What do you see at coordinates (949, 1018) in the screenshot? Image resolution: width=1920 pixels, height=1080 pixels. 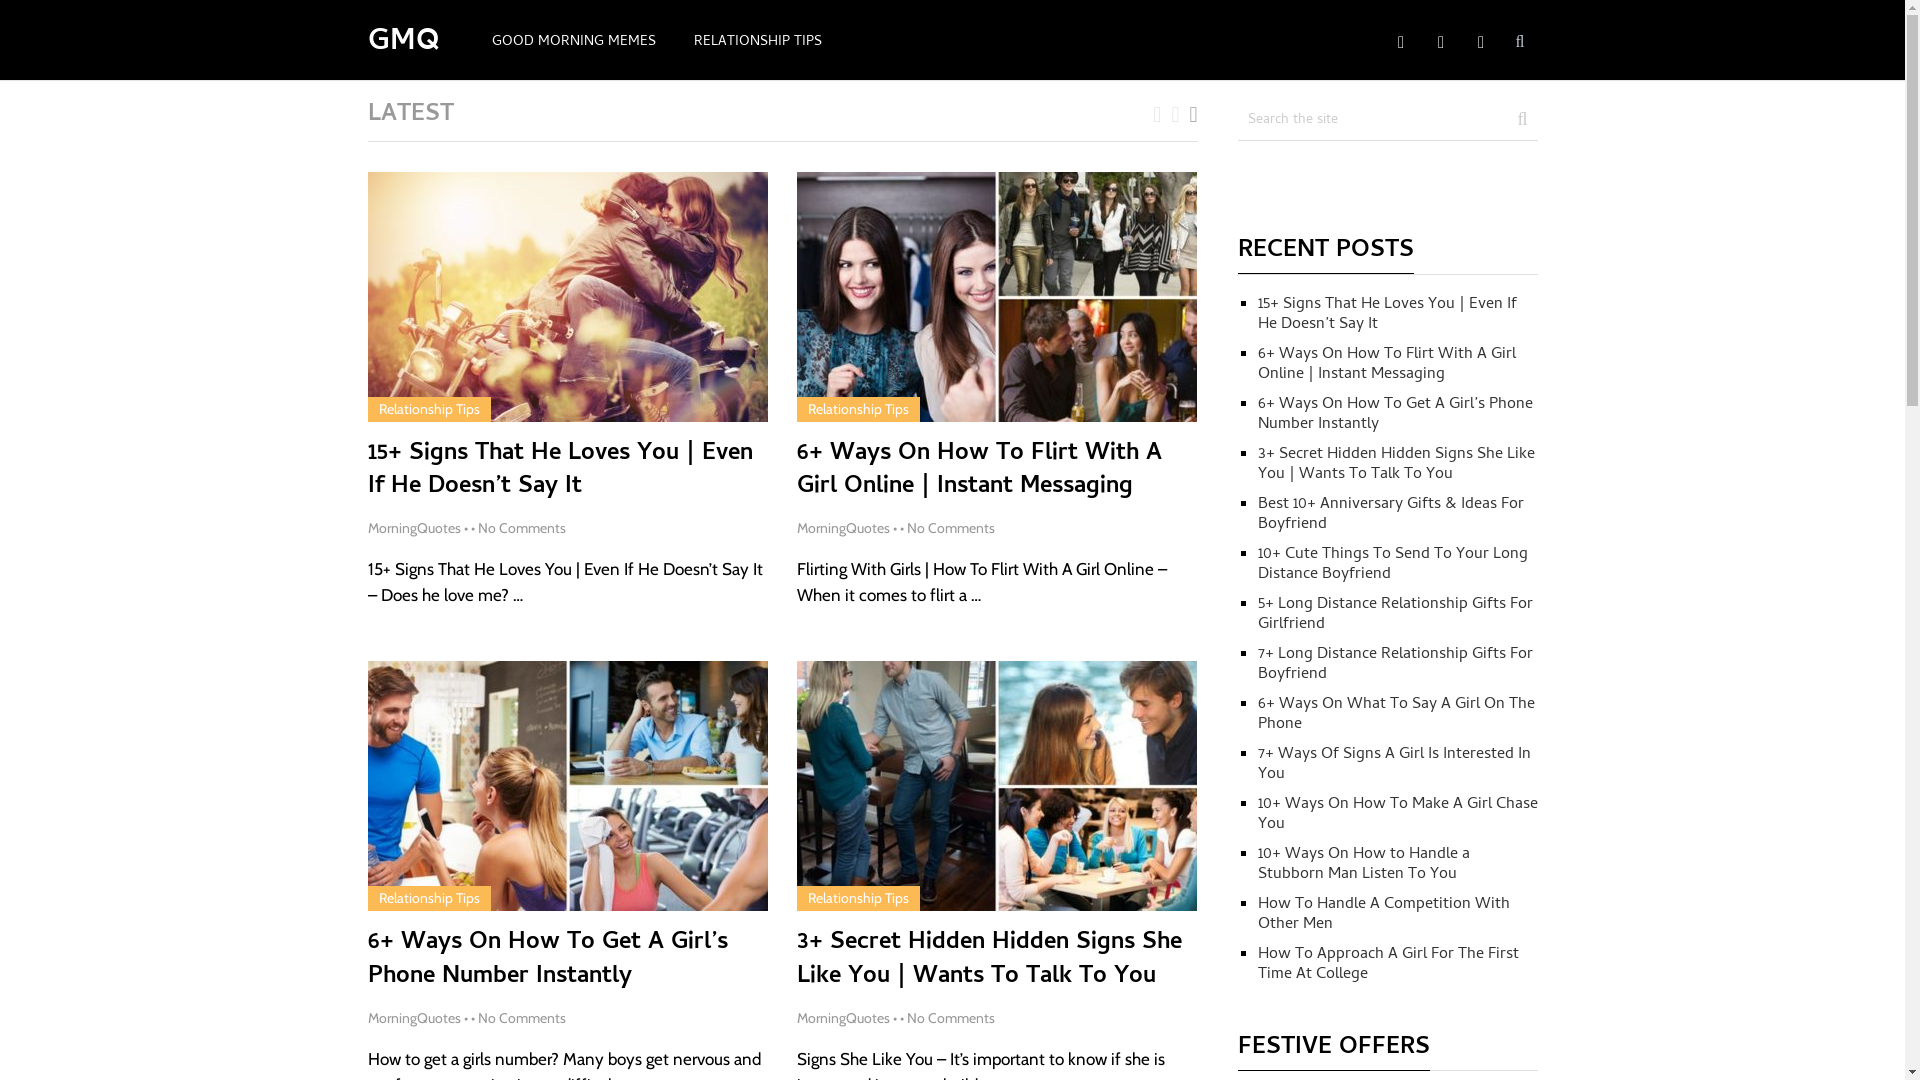 I see `'No Comments'` at bounding box center [949, 1018].